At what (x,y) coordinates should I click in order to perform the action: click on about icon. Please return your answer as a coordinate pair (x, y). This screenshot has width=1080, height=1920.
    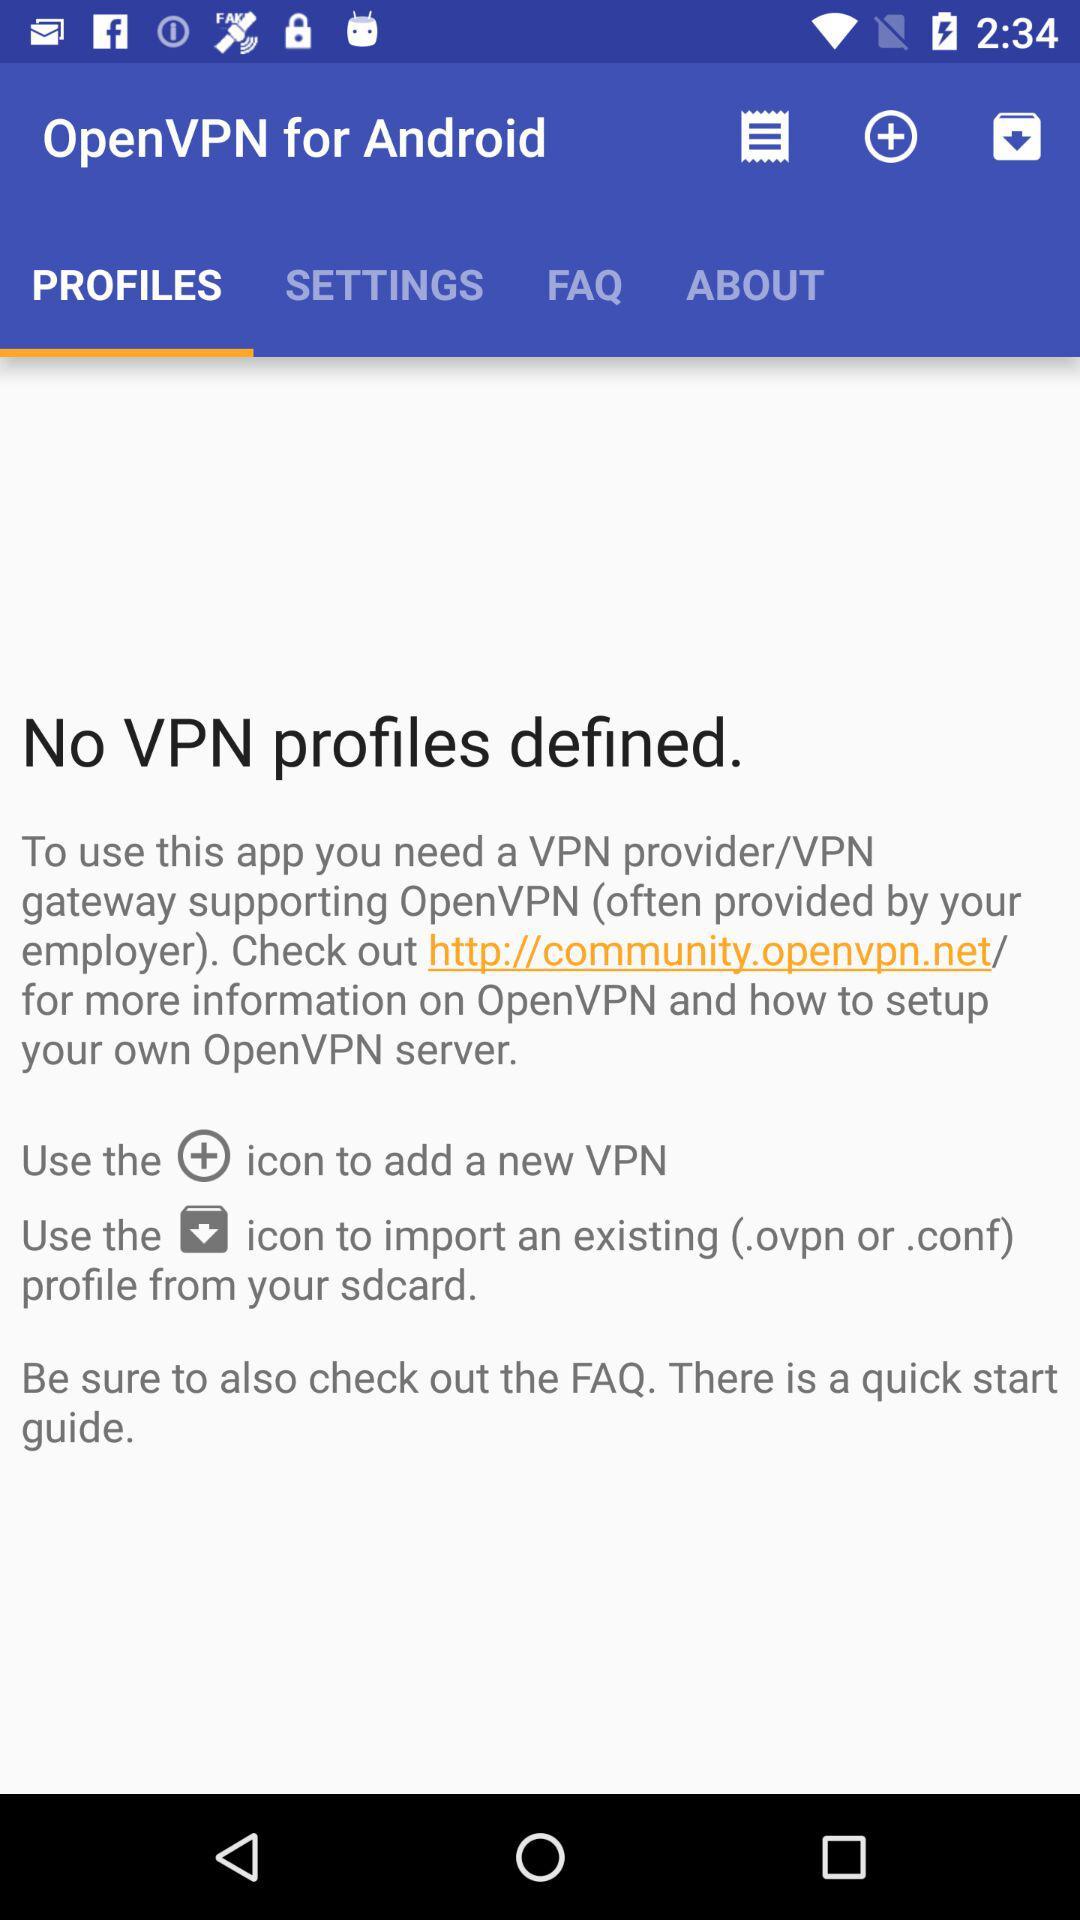
    Looking at the image, I should click on (755, 282).